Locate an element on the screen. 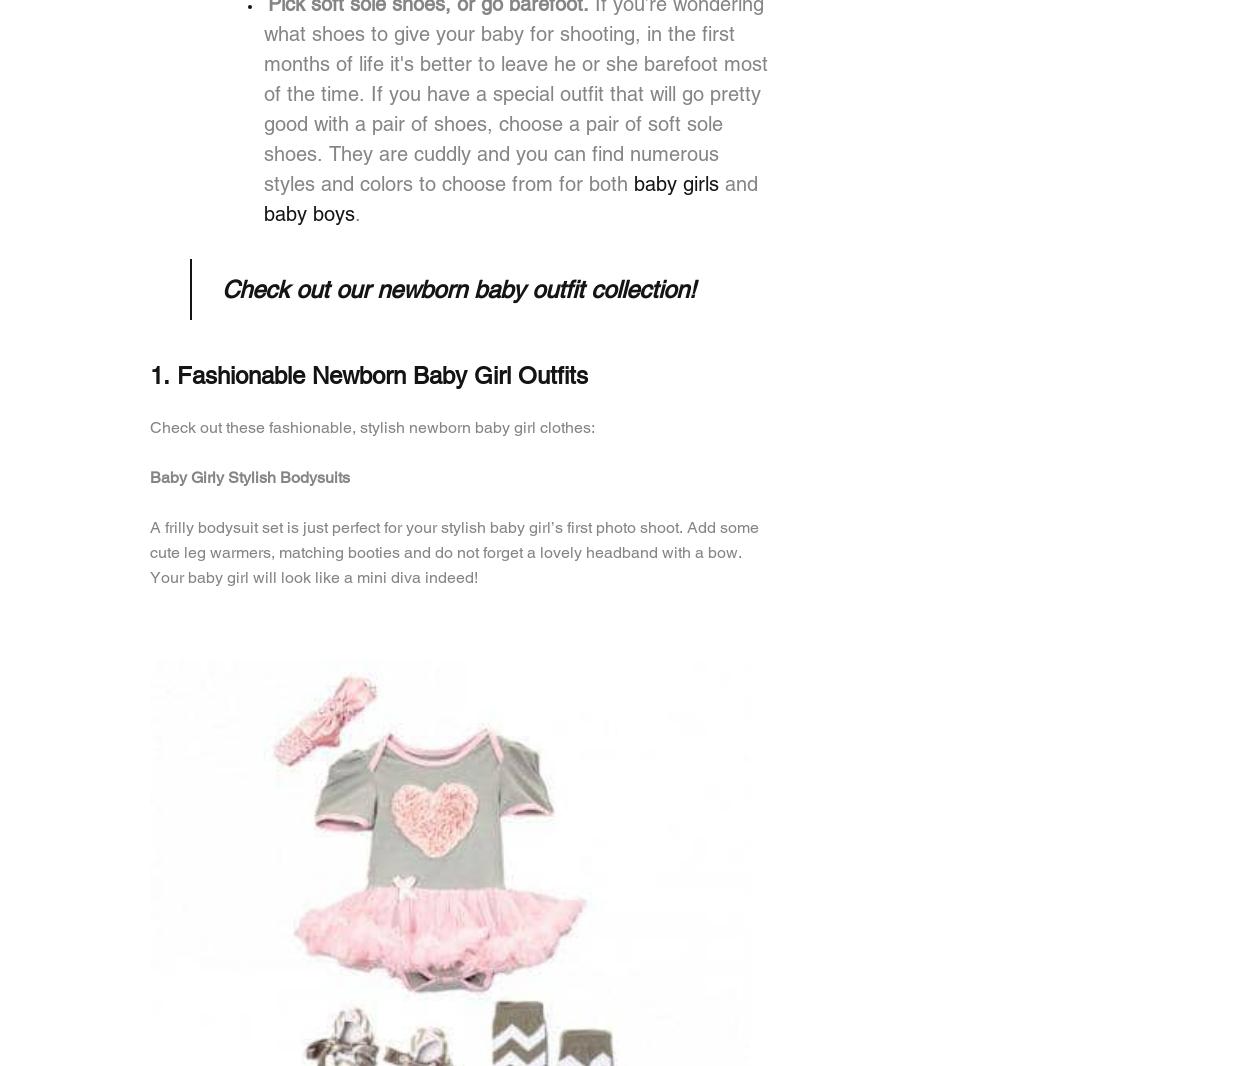 The image size is (1250, 1066). 'baby boys' is located at coordinates (309, 213).